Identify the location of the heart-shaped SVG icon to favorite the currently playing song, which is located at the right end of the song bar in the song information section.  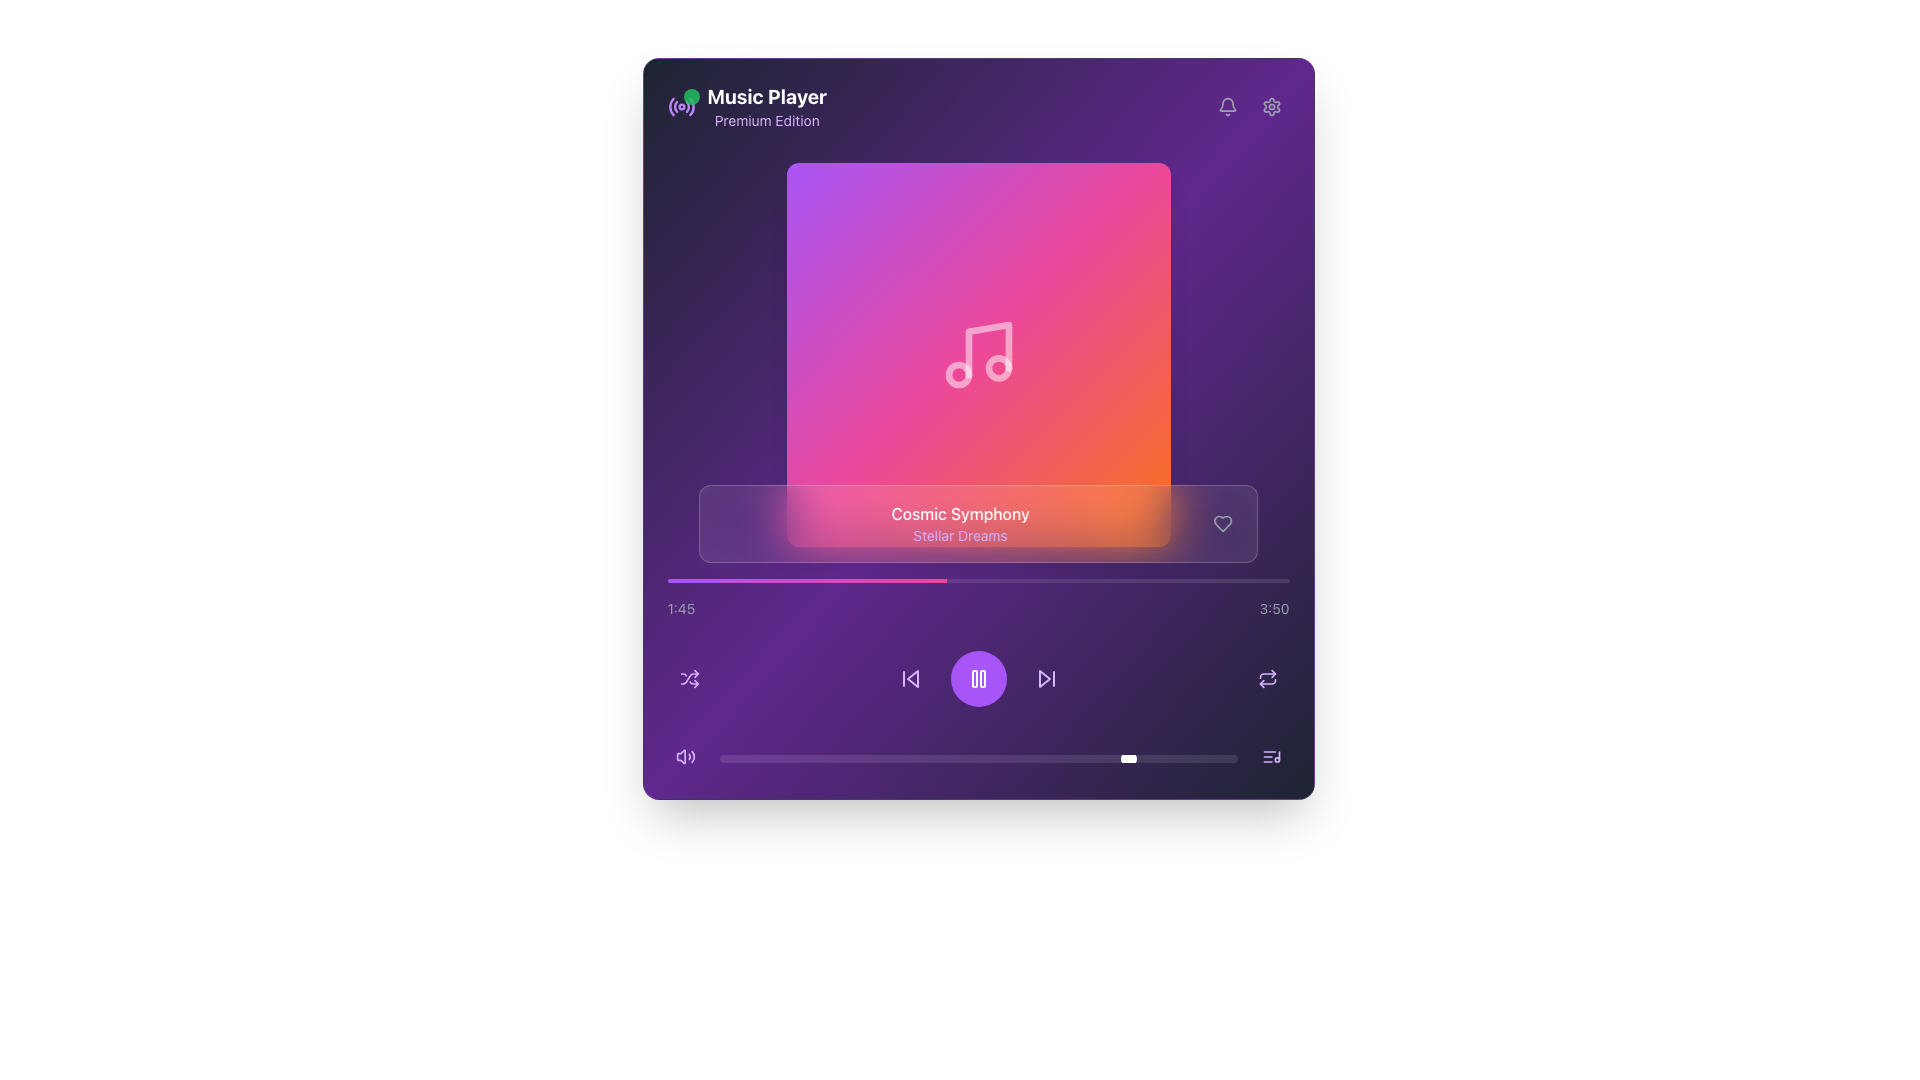
(1222, 523).